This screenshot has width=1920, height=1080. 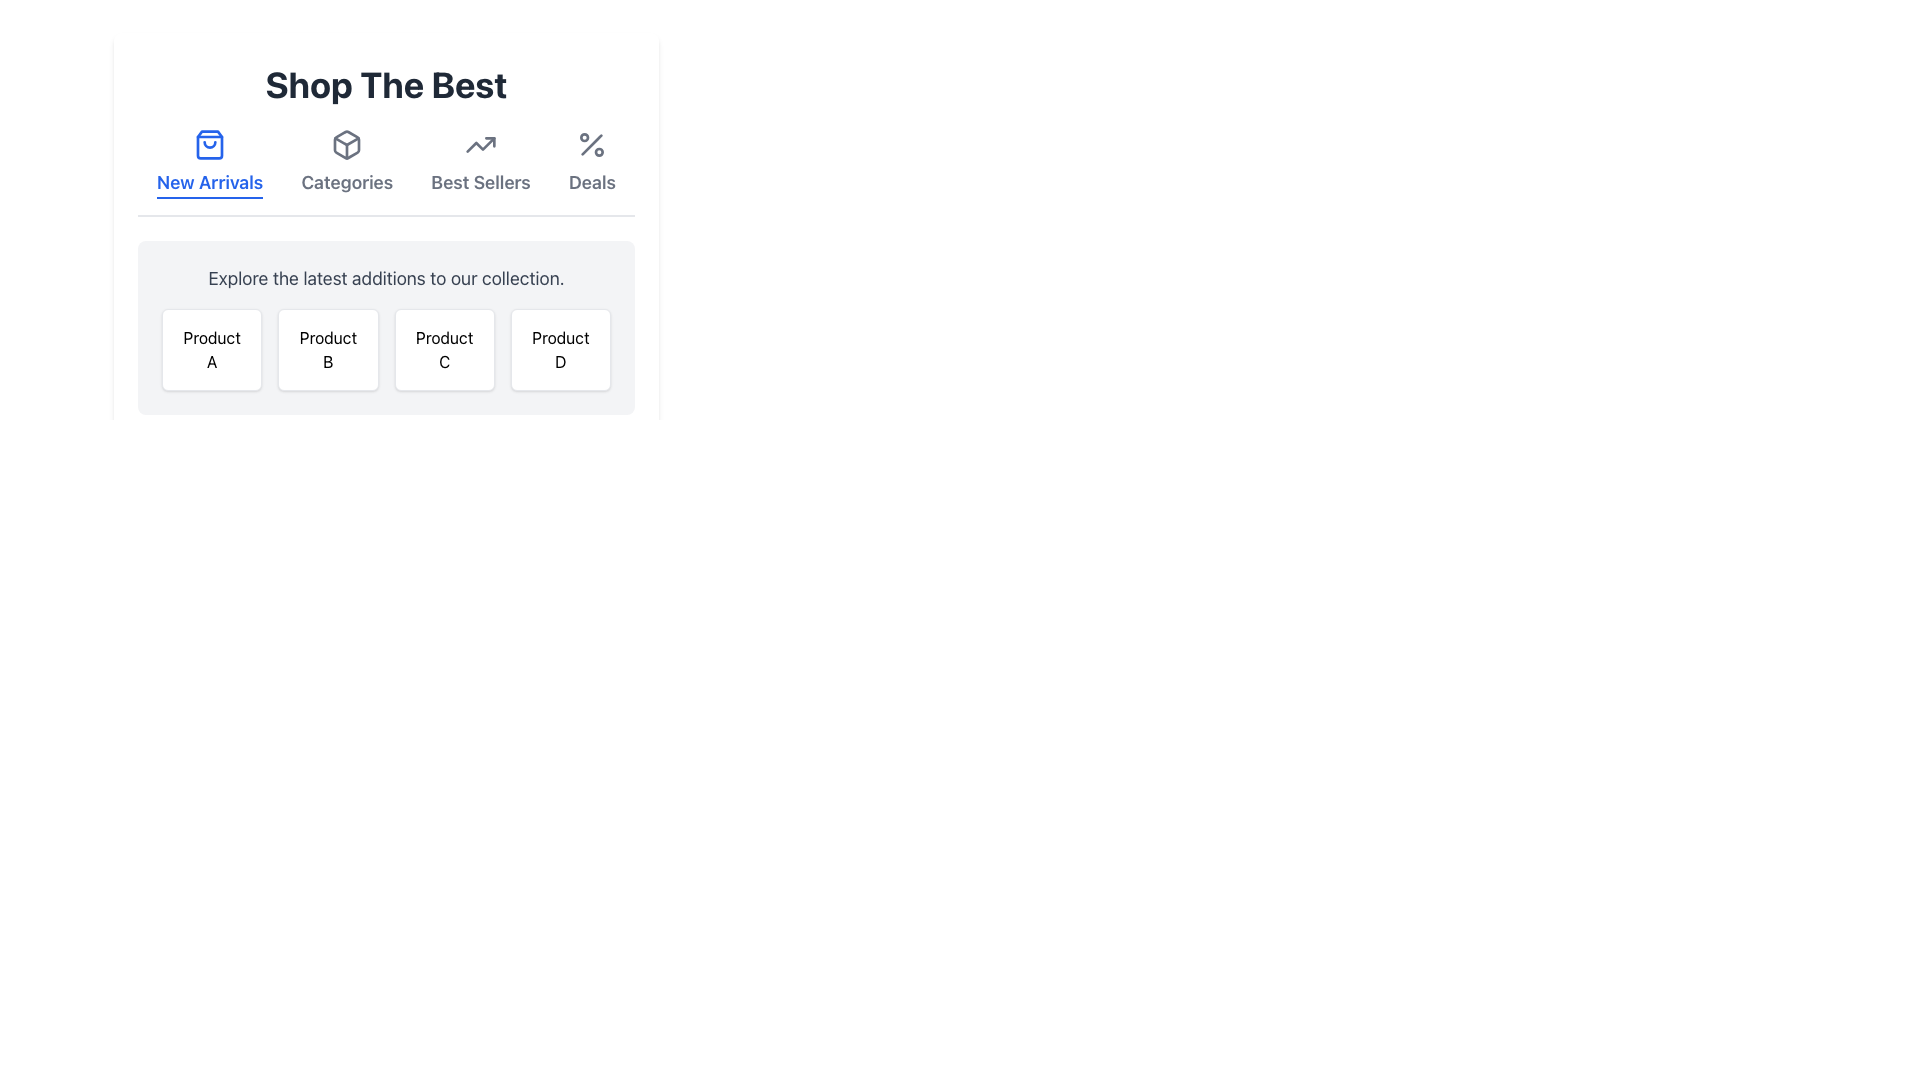 I want to click on the card labeled 'Product C', which has a white background, thin border, rounded corners, and displays the text 'Product C' in black font, so click(x=443, y=349).